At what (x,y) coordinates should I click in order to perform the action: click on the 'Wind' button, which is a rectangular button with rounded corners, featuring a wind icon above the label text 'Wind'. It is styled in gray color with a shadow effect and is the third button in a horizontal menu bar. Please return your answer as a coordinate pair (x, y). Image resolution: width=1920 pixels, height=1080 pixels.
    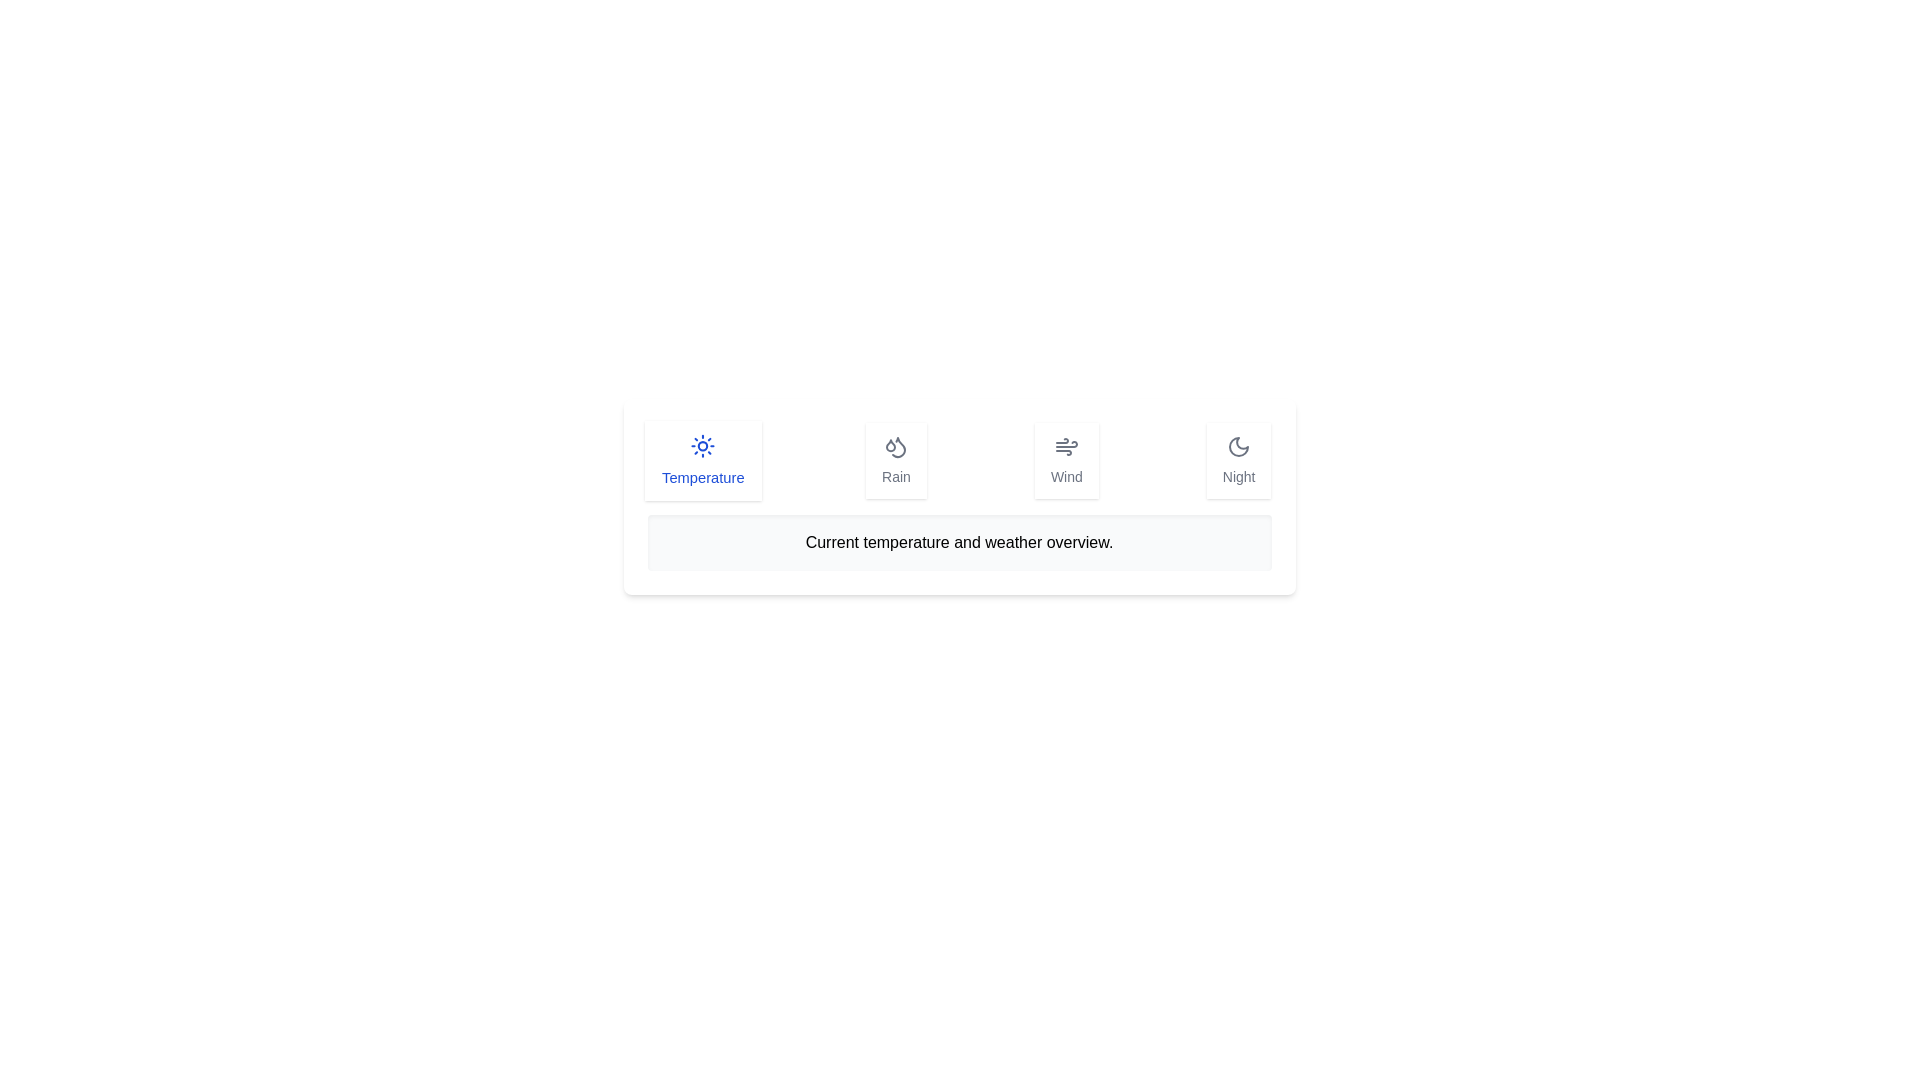
    Looking at the image, I should click on (1065, 461).